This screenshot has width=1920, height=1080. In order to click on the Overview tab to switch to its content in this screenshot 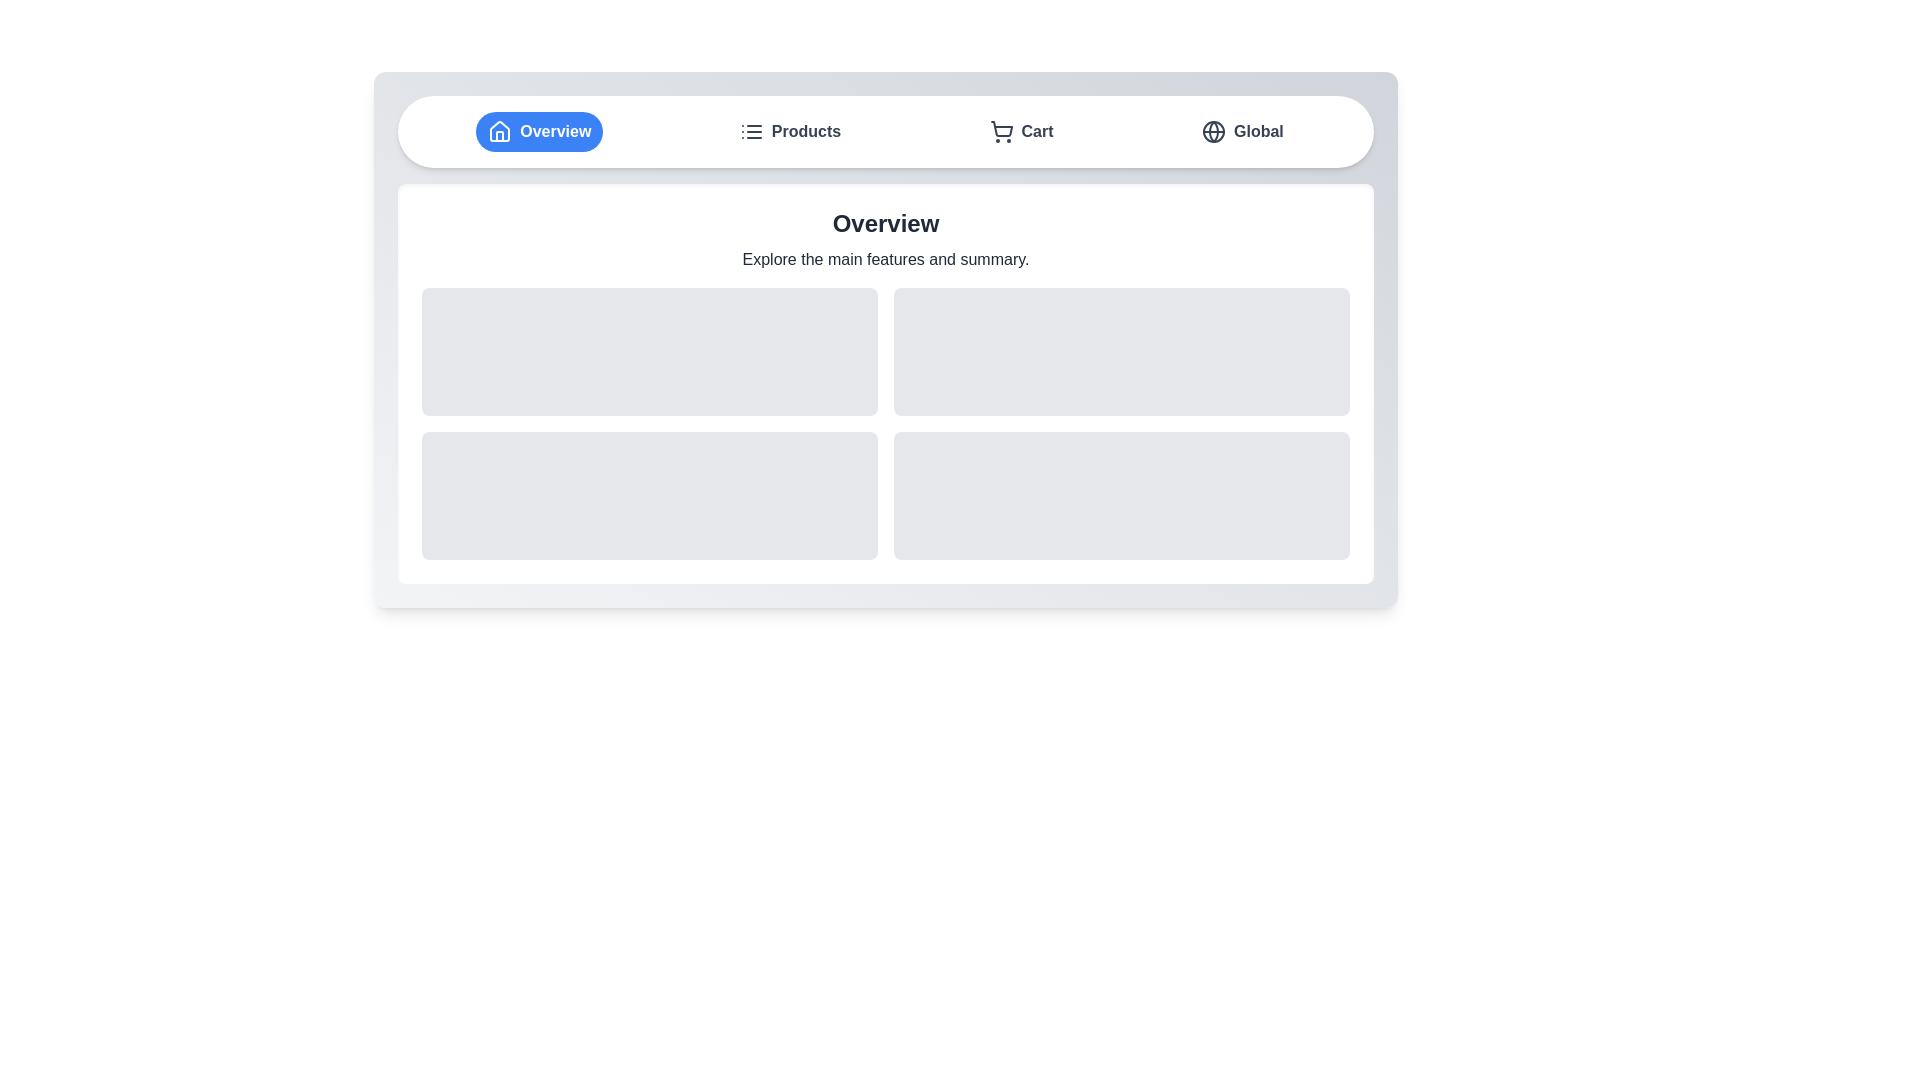, I will do `click(539, 131)`.